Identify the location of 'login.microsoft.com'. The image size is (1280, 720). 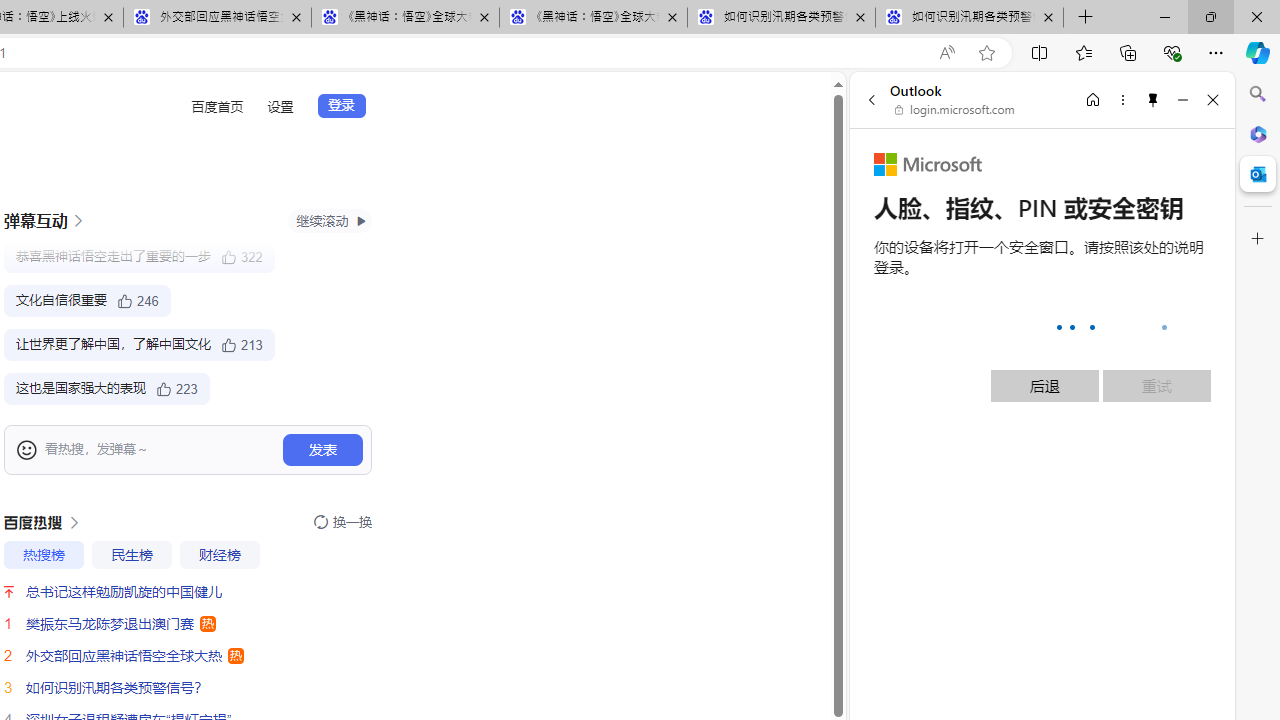
(954, 110).